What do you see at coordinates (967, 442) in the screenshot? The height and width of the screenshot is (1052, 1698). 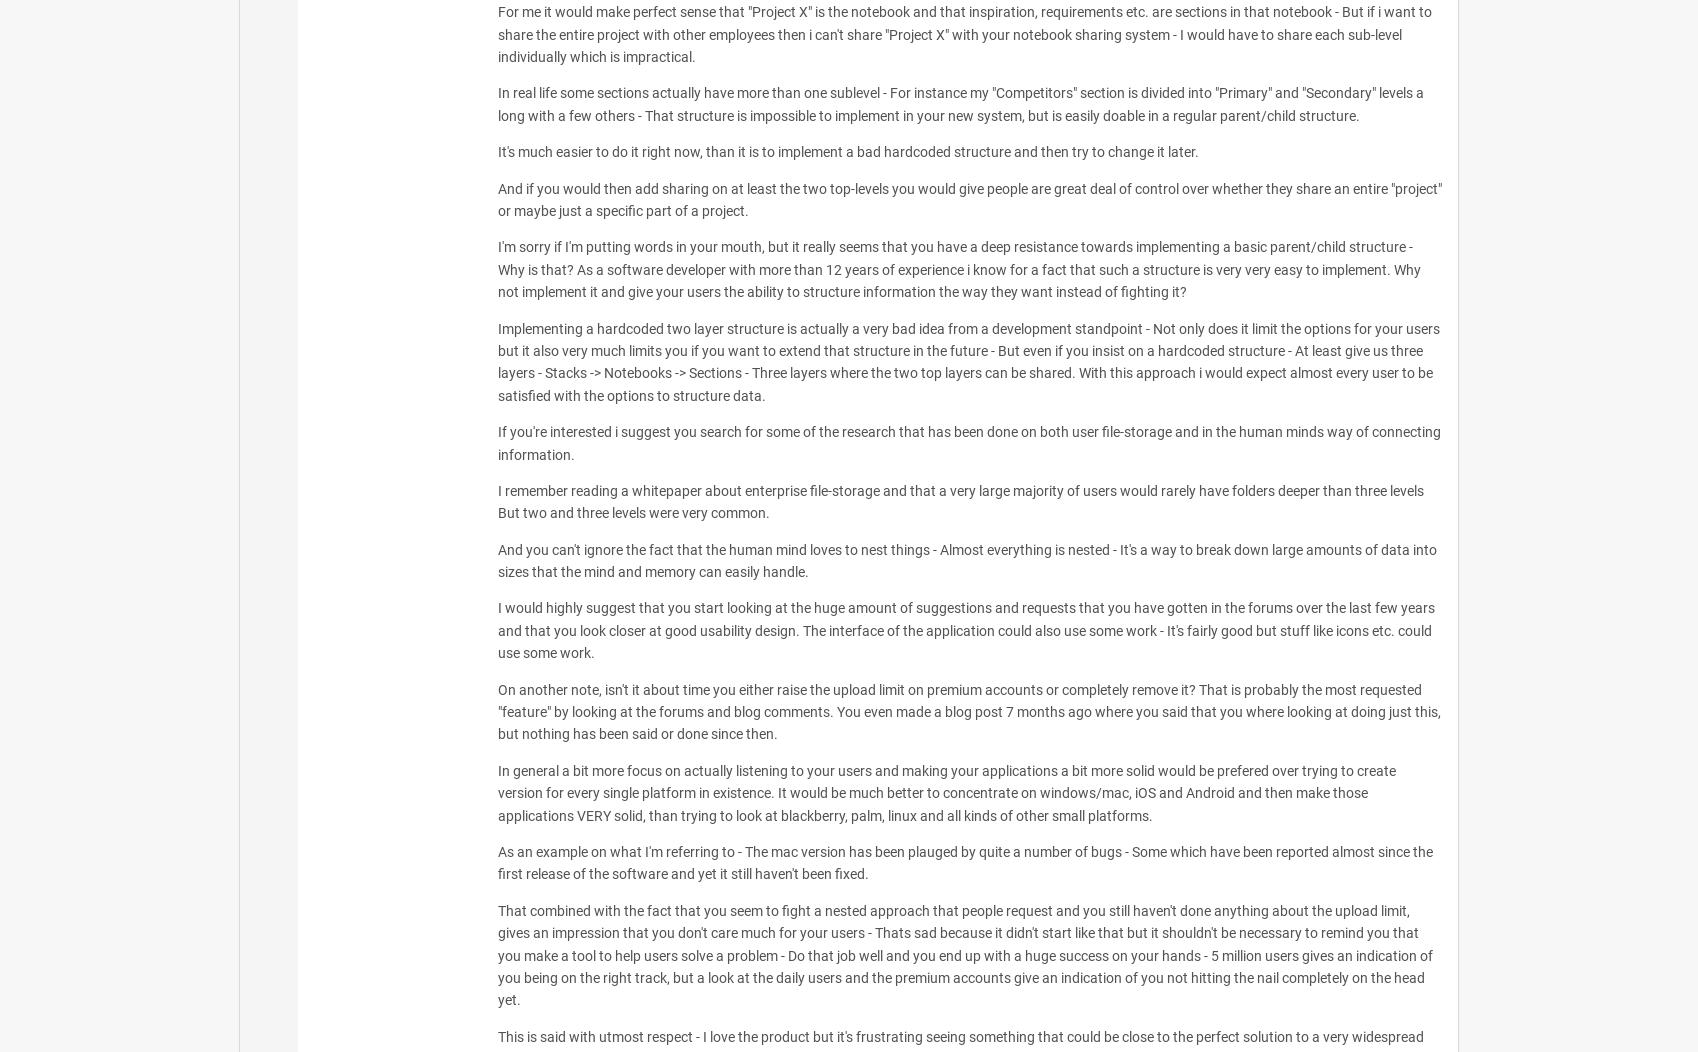 I see `'If you're interested i suggest you search for some of the research that has been done on both user file-storage and in the human minds way of connecting information.'` at bounding box center [967, 442].